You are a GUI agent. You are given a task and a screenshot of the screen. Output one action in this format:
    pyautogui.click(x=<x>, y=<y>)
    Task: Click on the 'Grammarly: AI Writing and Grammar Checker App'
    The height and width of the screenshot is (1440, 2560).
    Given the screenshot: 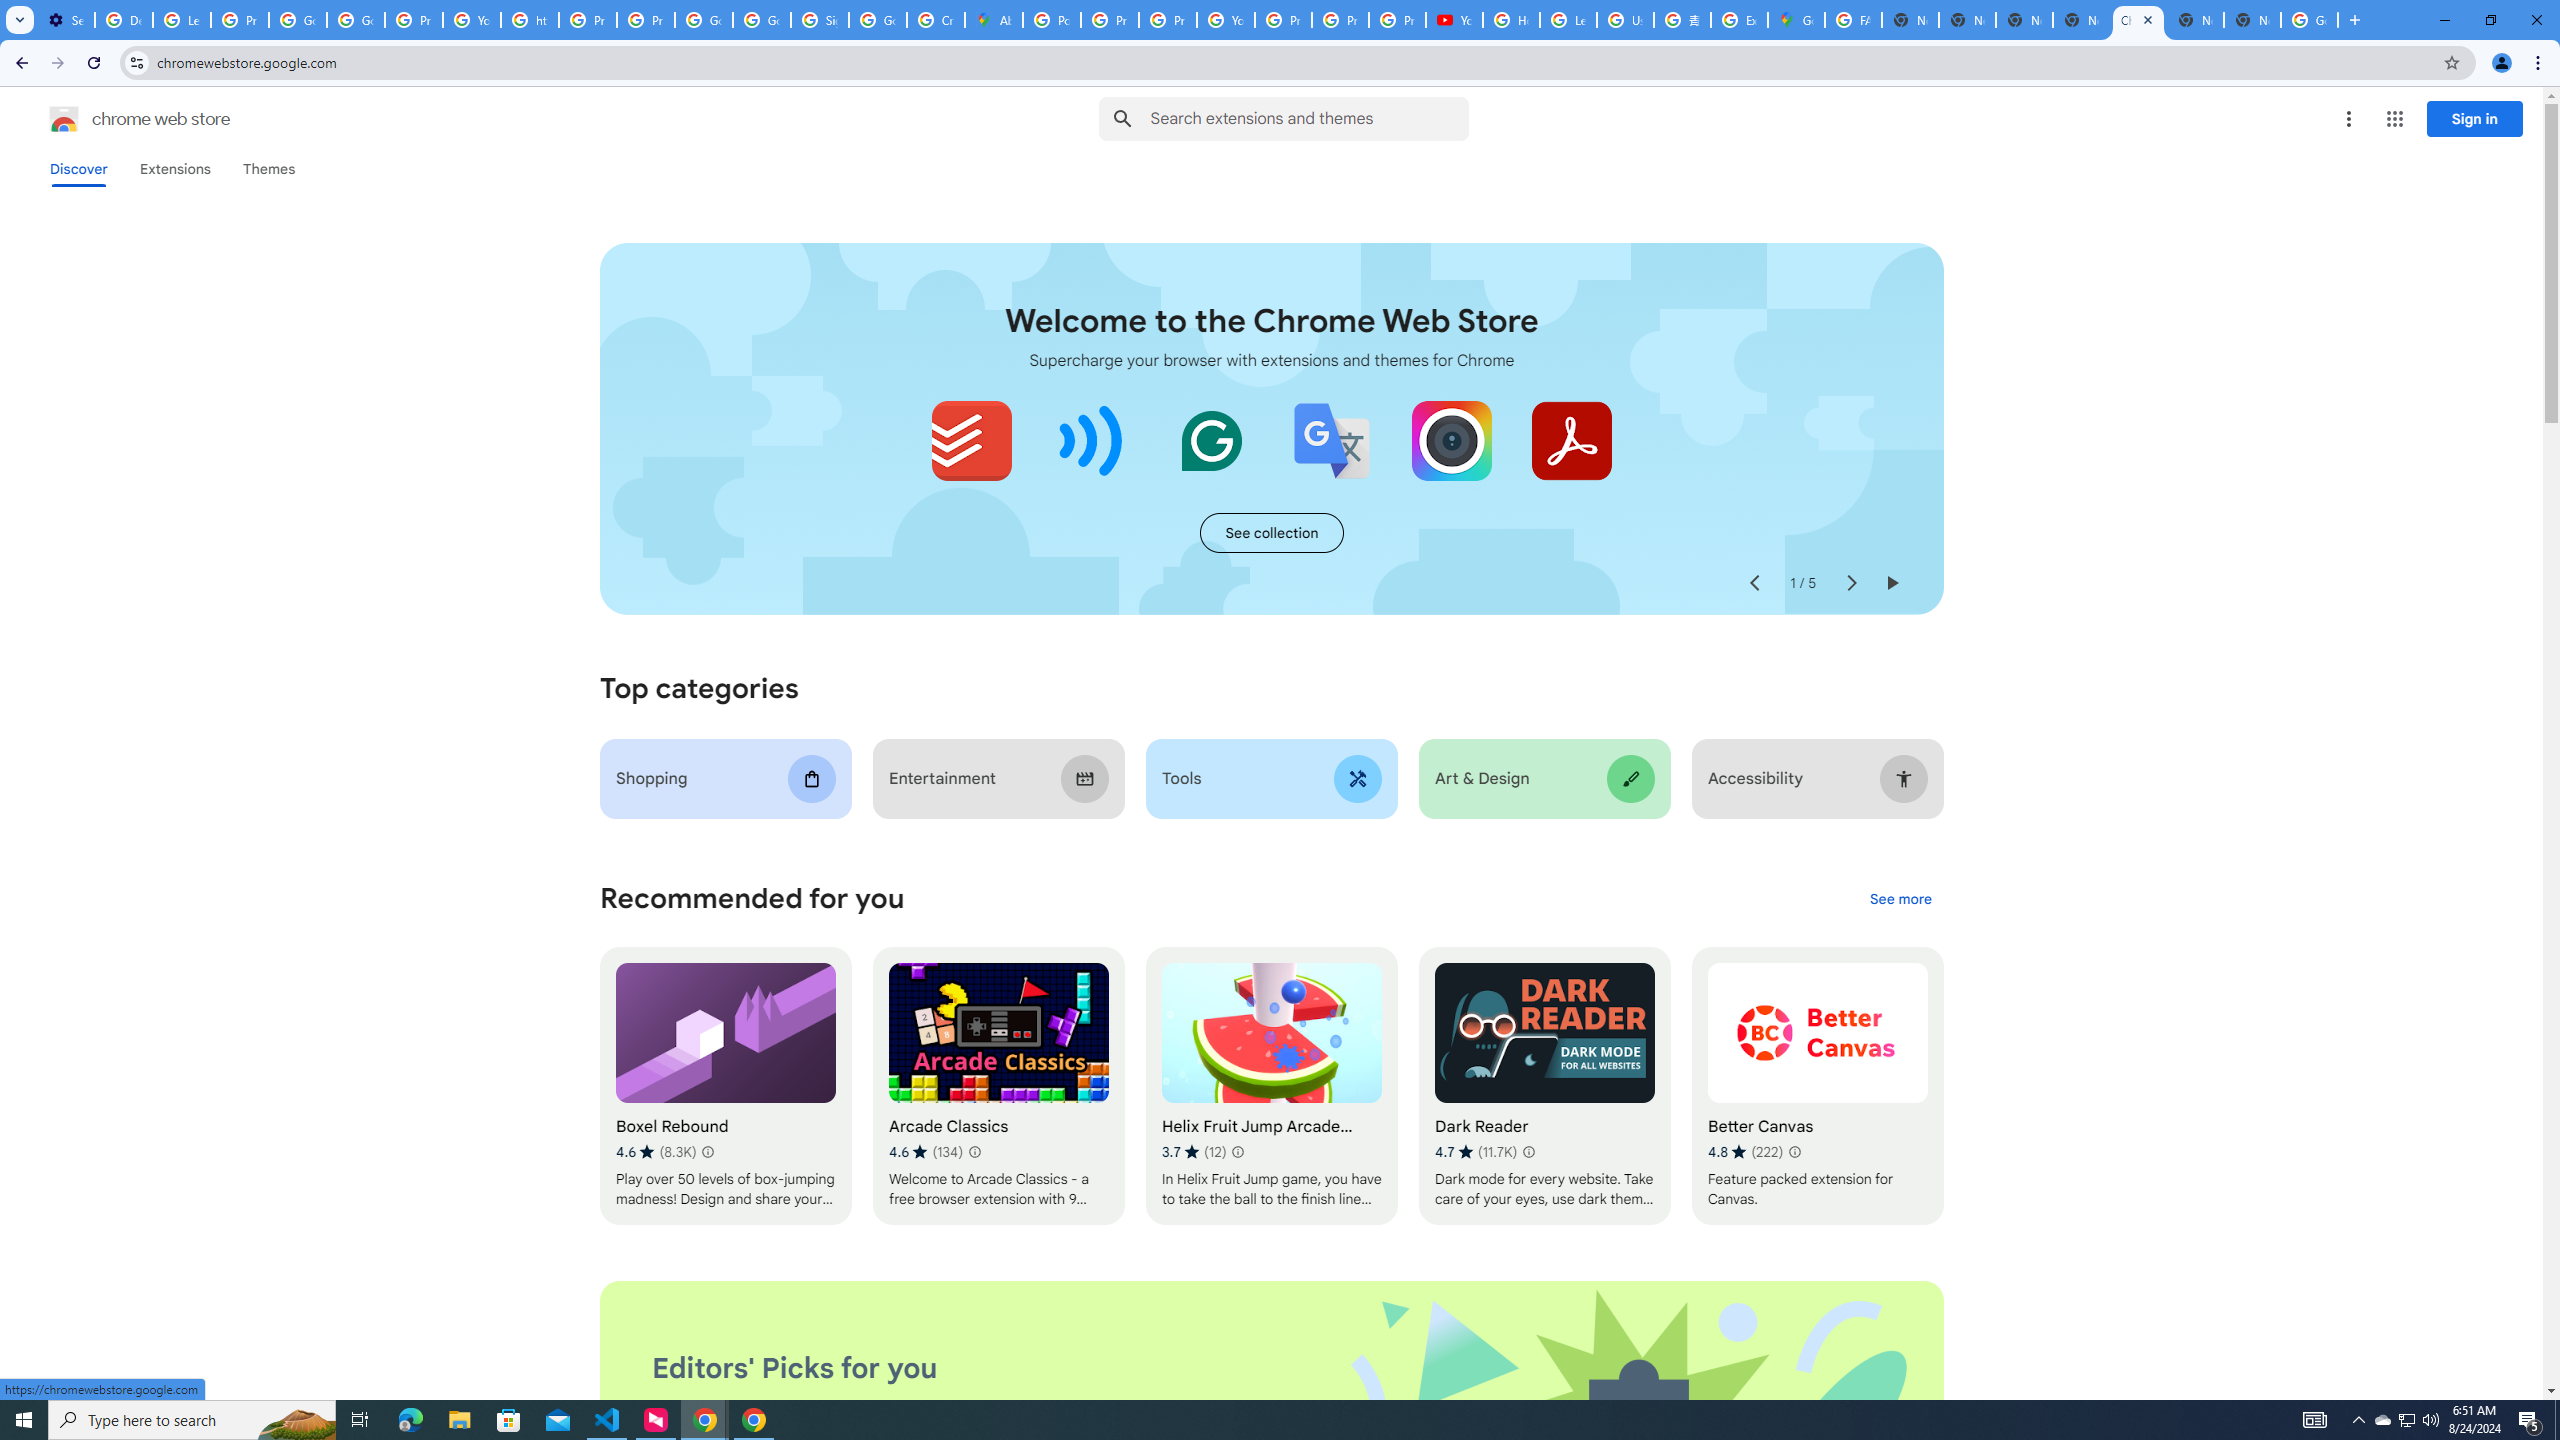 What is the action you would take?
    pyautogui.click(x=1211, y=440)
    